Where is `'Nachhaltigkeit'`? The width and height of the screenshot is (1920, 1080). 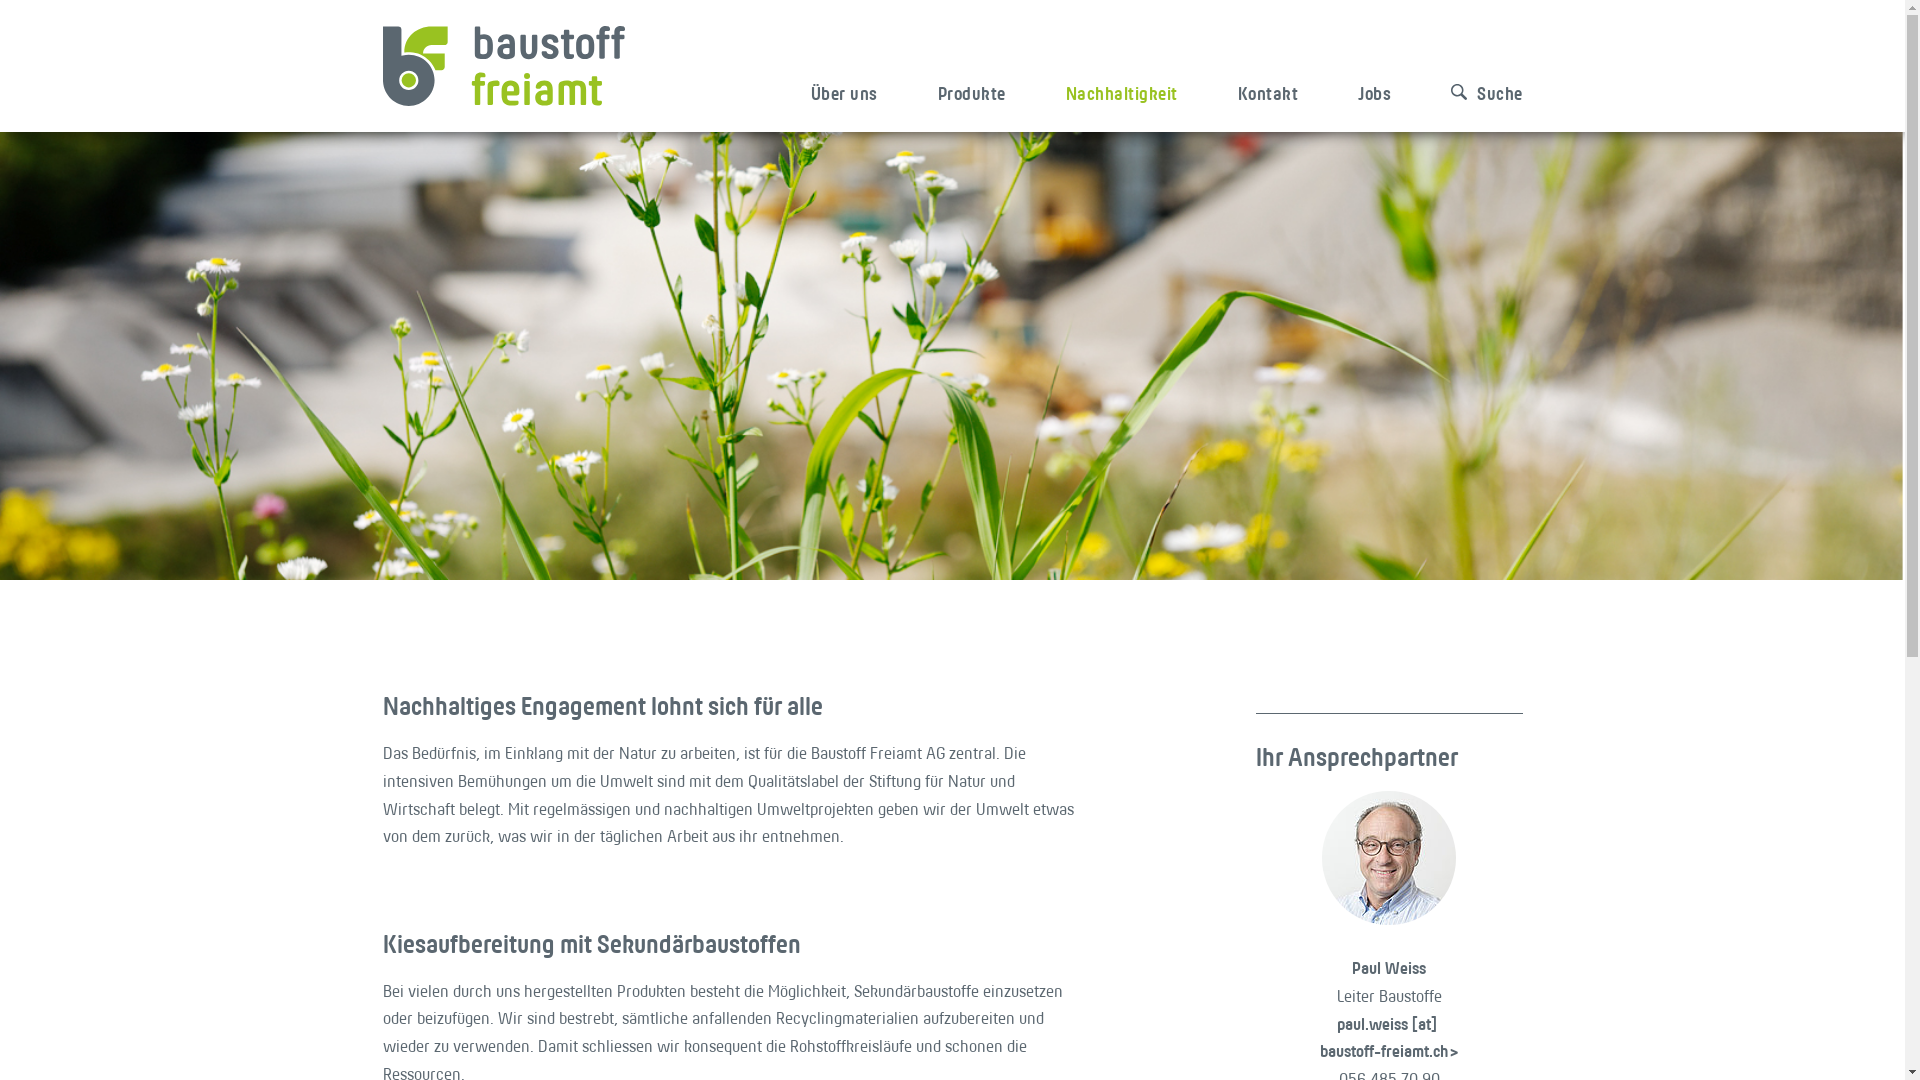
'Nachhaltigkeit' is located at coordinates (1122, 84).